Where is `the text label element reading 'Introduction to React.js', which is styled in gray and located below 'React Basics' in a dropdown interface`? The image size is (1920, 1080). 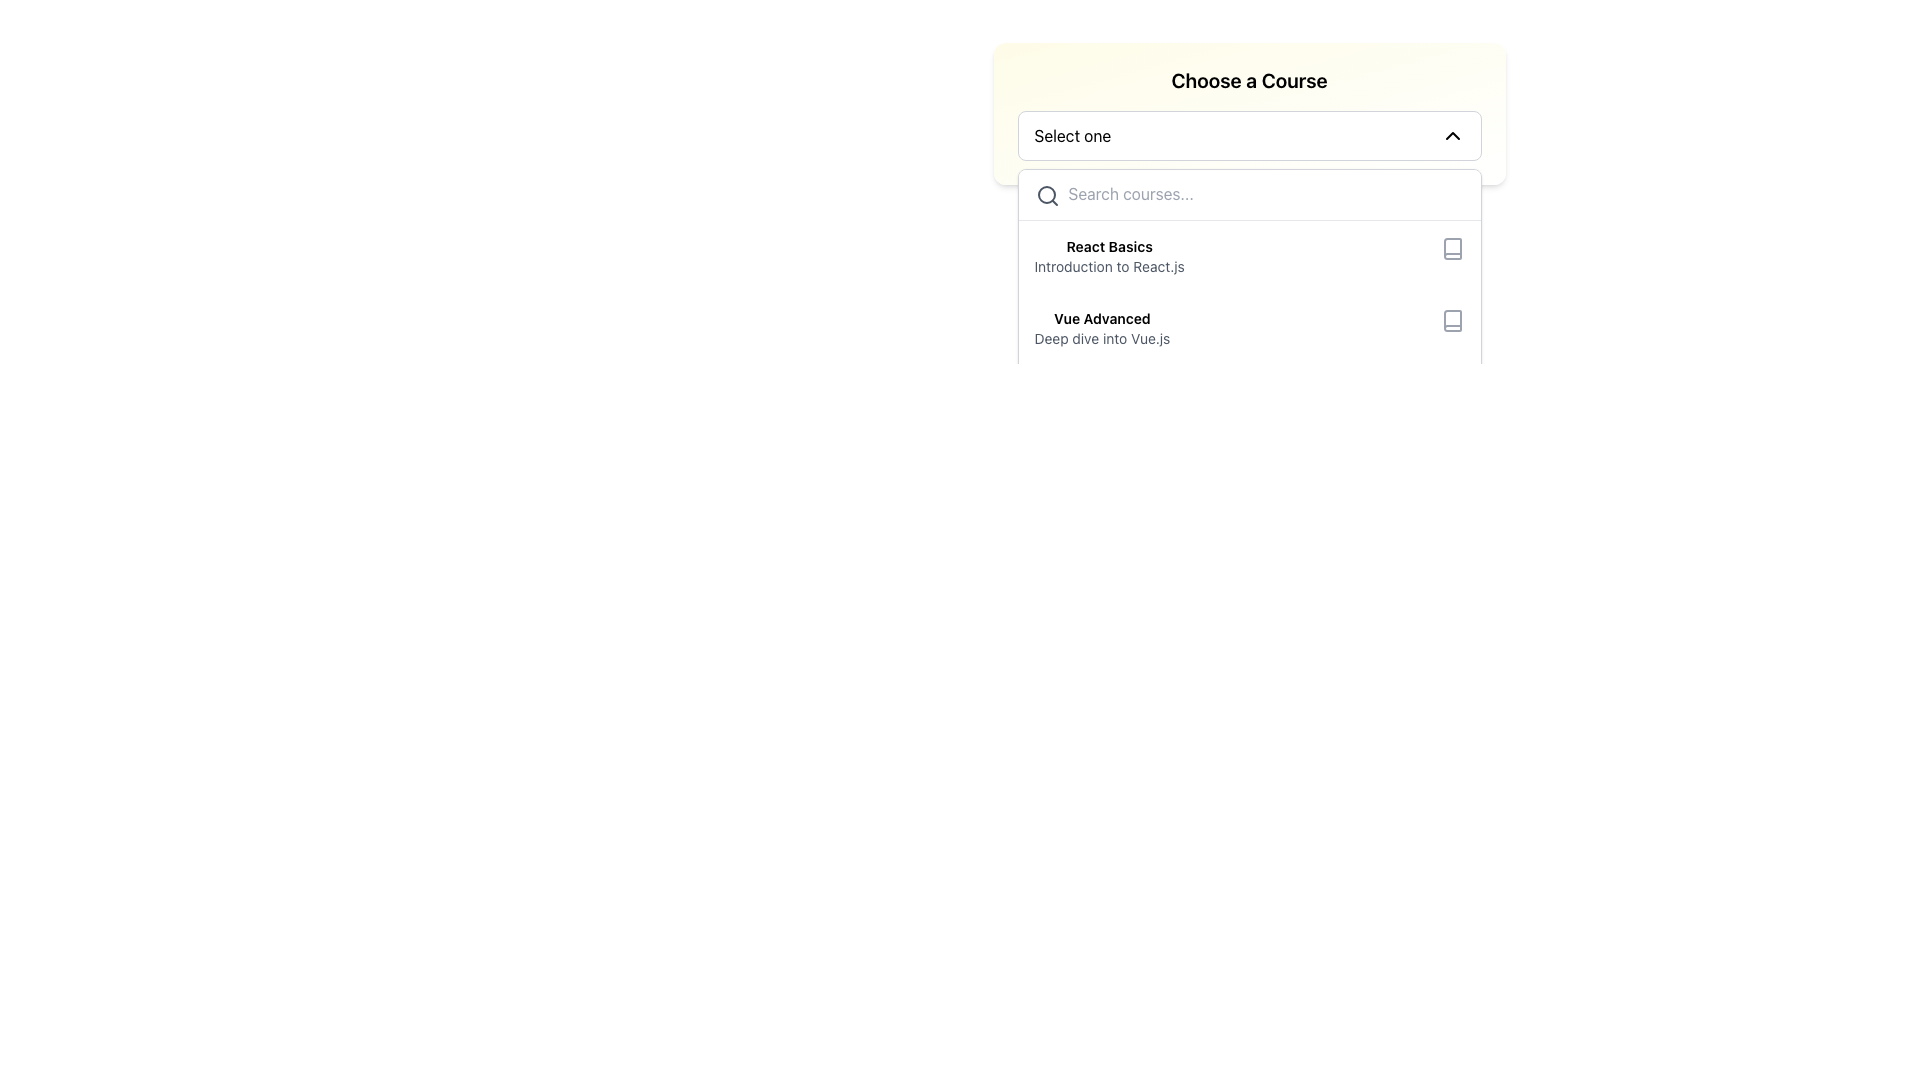
the text label element reading 'Introduction to React.js', which is styled in gray and located below 'React Basics' in a dropdown interface is located at coordinates (1108, 265).